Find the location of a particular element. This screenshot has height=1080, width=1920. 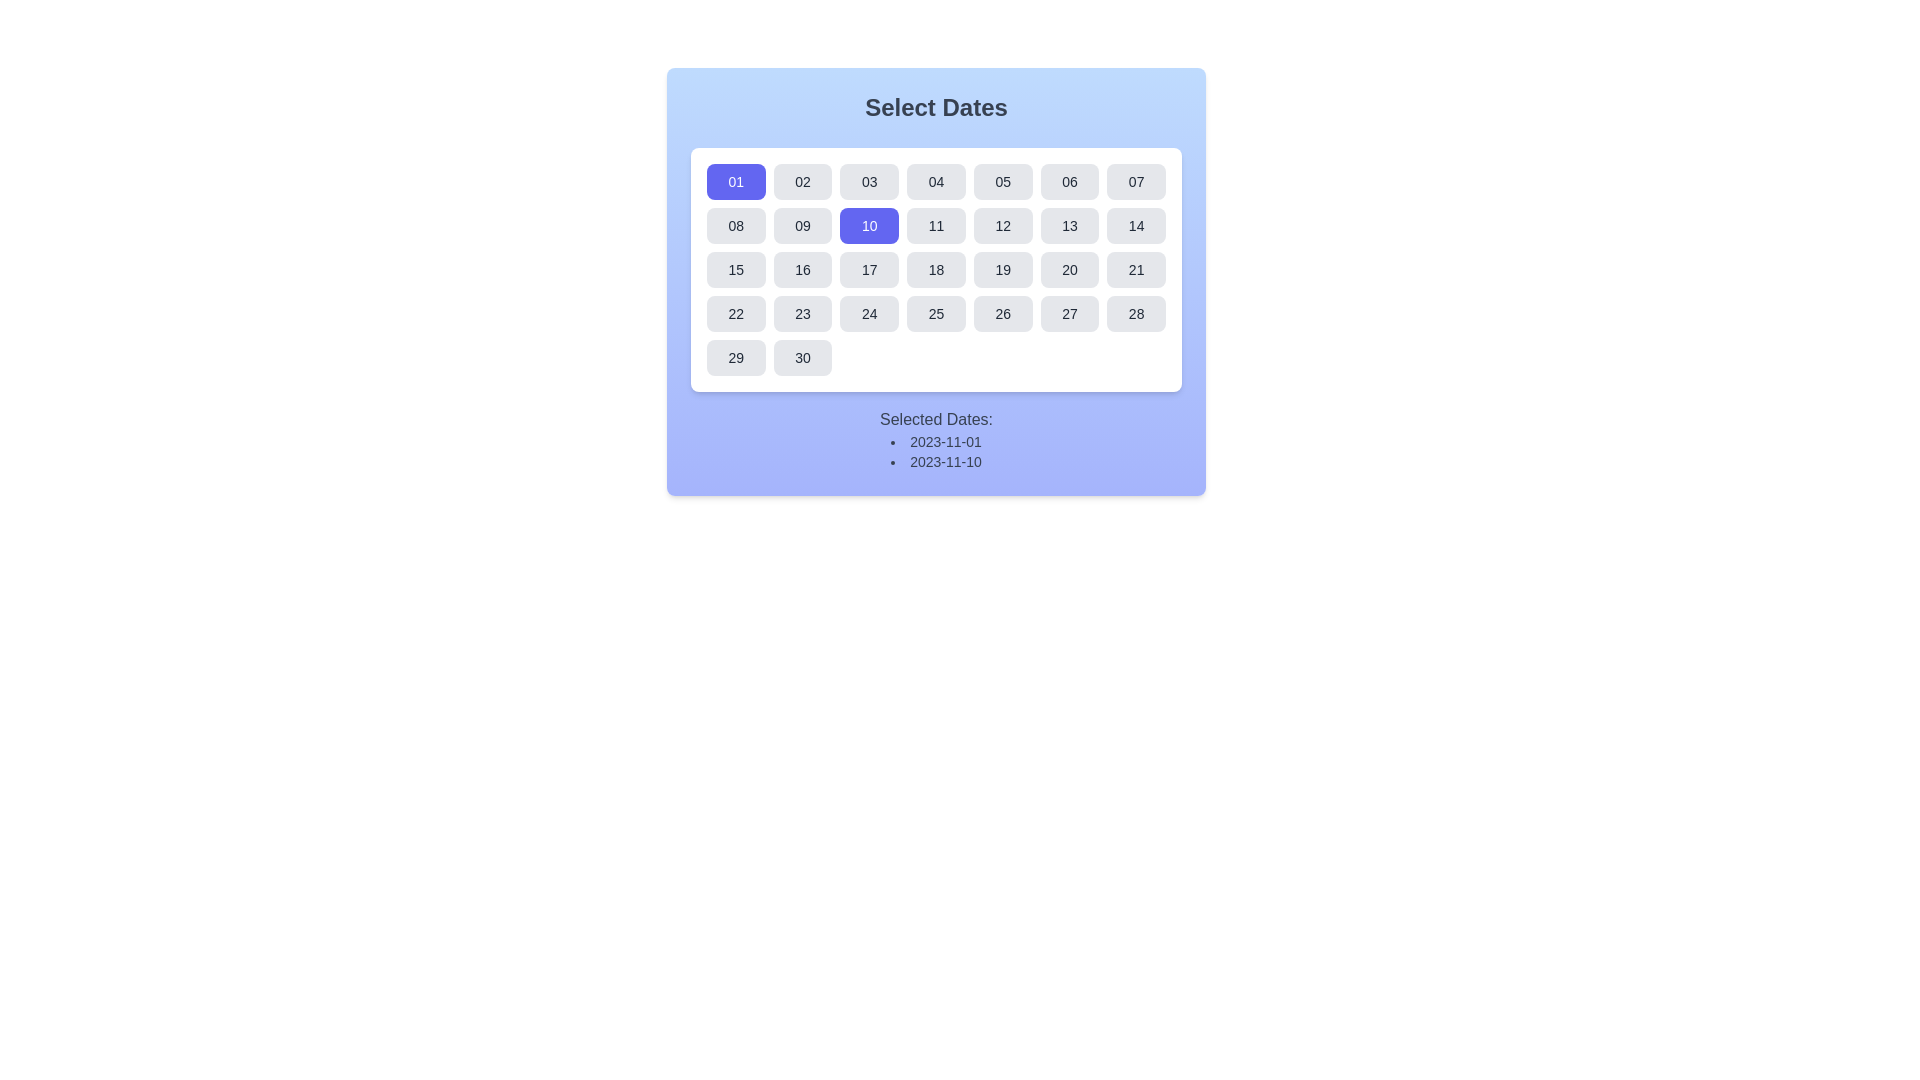

text content of the second entry in the vertical bulleted list, which displays '2023-11-10' beneath '2023-11-01' is located at coordinates (935, 462).